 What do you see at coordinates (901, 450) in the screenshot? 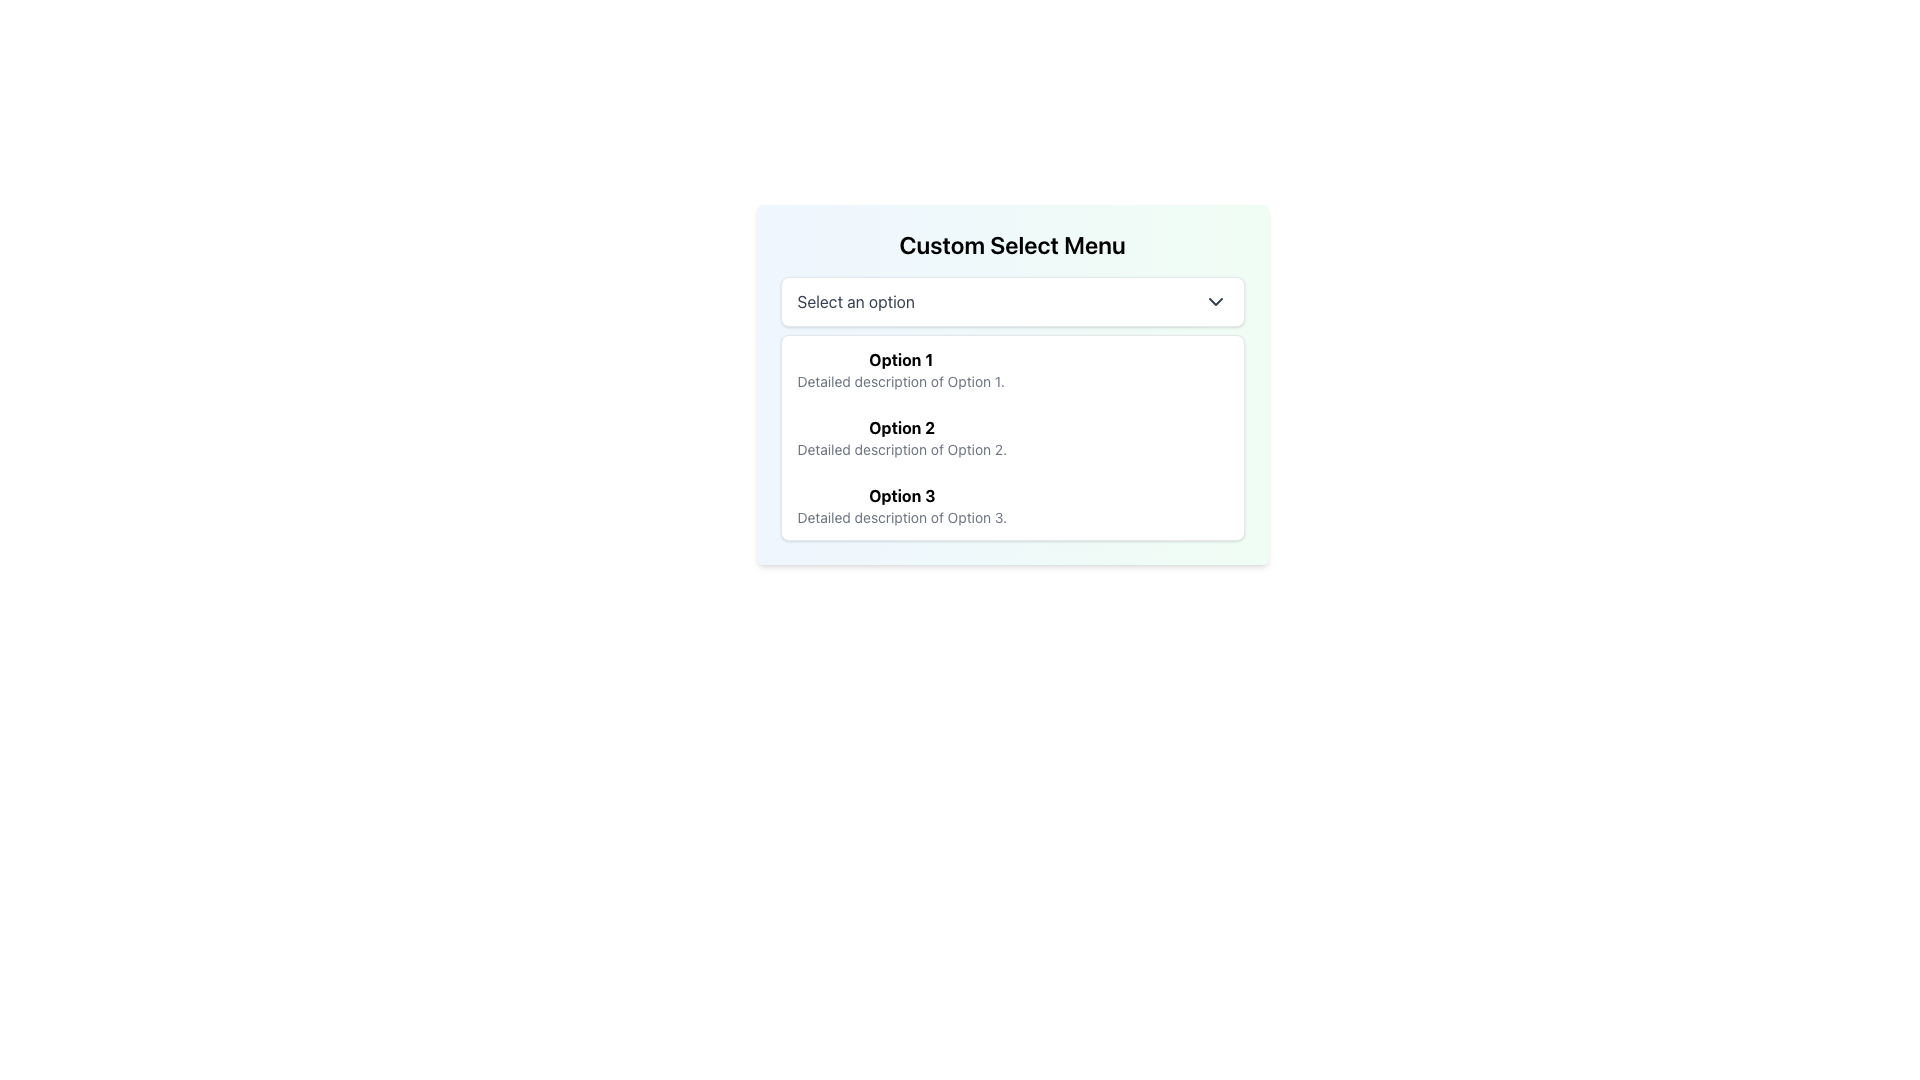
I see `the descriptive text label located below the 'Option 2' heading in the dropdown menu, which provides additional information about this option` at bounding box center [901, 450].